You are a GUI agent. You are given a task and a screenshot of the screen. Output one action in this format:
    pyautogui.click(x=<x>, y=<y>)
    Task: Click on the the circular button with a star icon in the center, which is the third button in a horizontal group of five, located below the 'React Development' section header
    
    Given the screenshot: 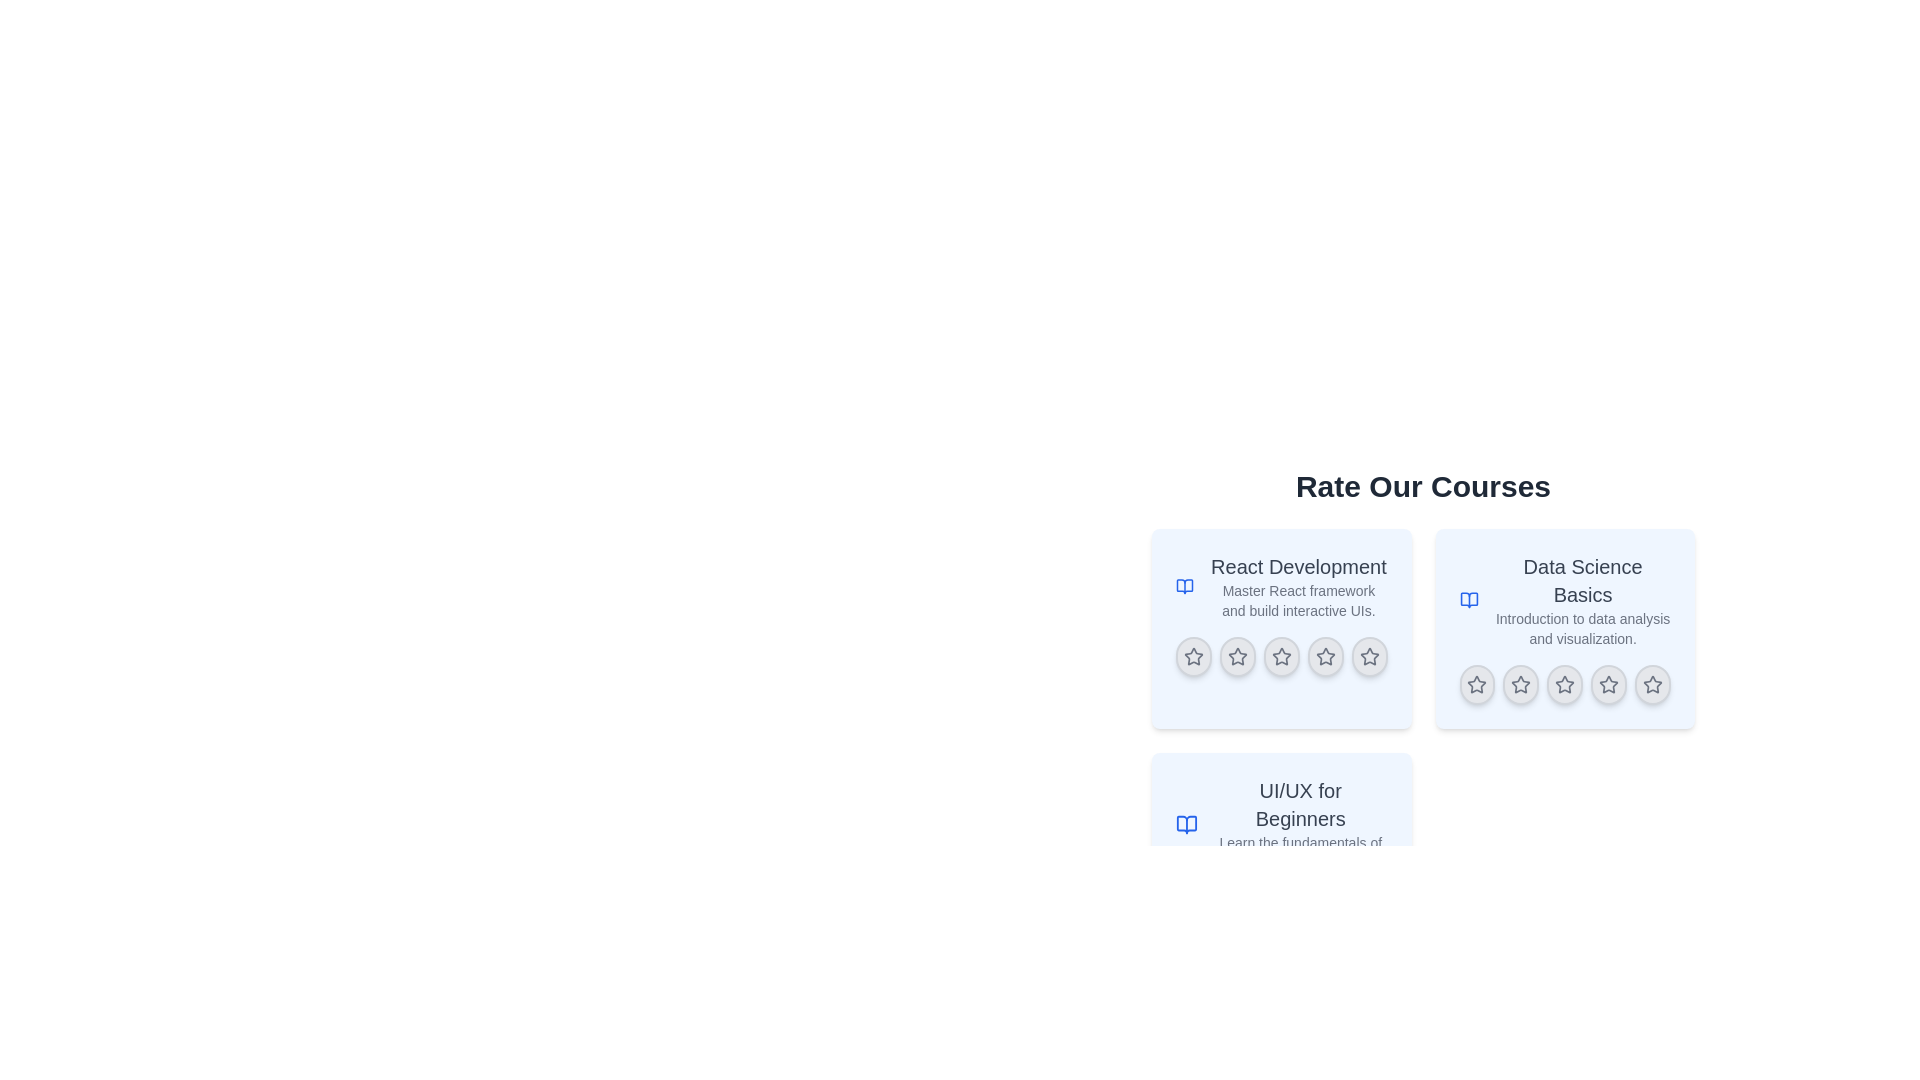 What is the action you would take?
    pyautogui.click(x=1281, y=656)
    